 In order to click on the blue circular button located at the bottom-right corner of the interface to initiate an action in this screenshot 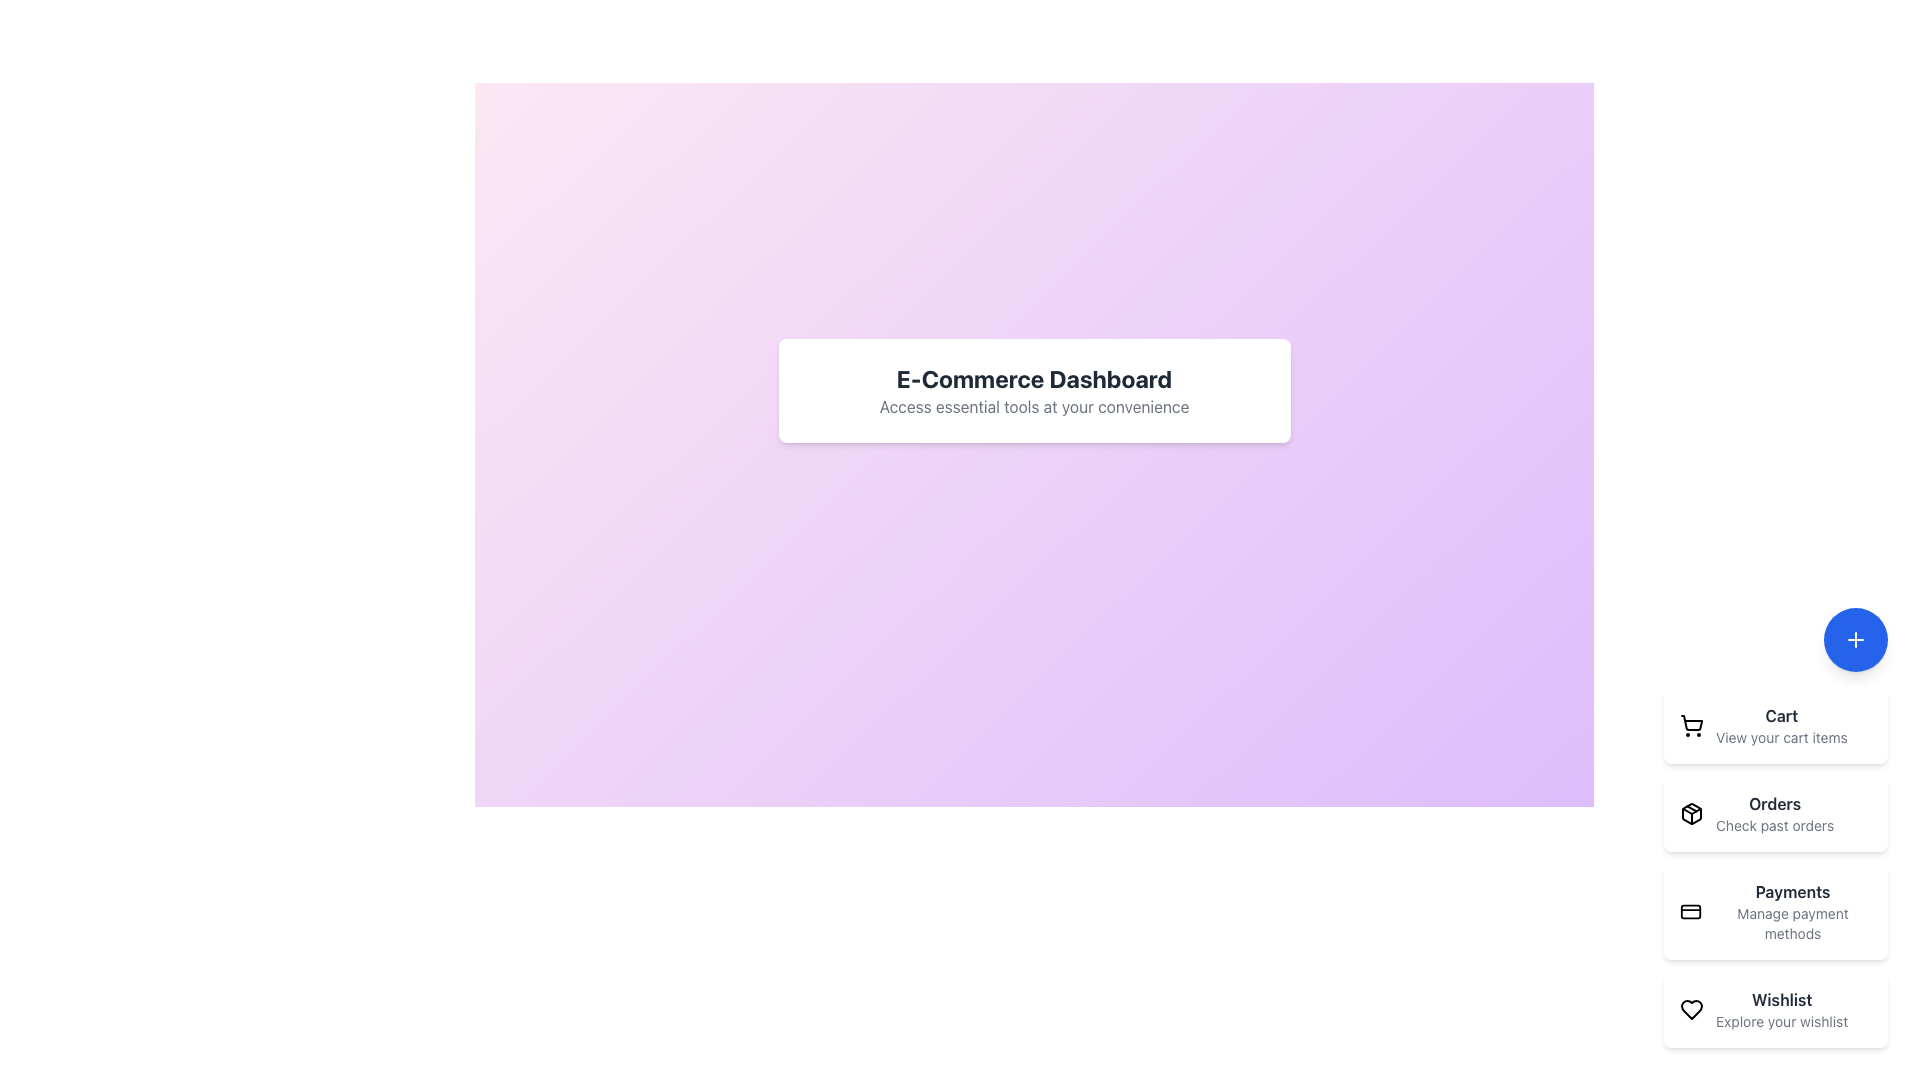, I will do `click(1855, 640)`.